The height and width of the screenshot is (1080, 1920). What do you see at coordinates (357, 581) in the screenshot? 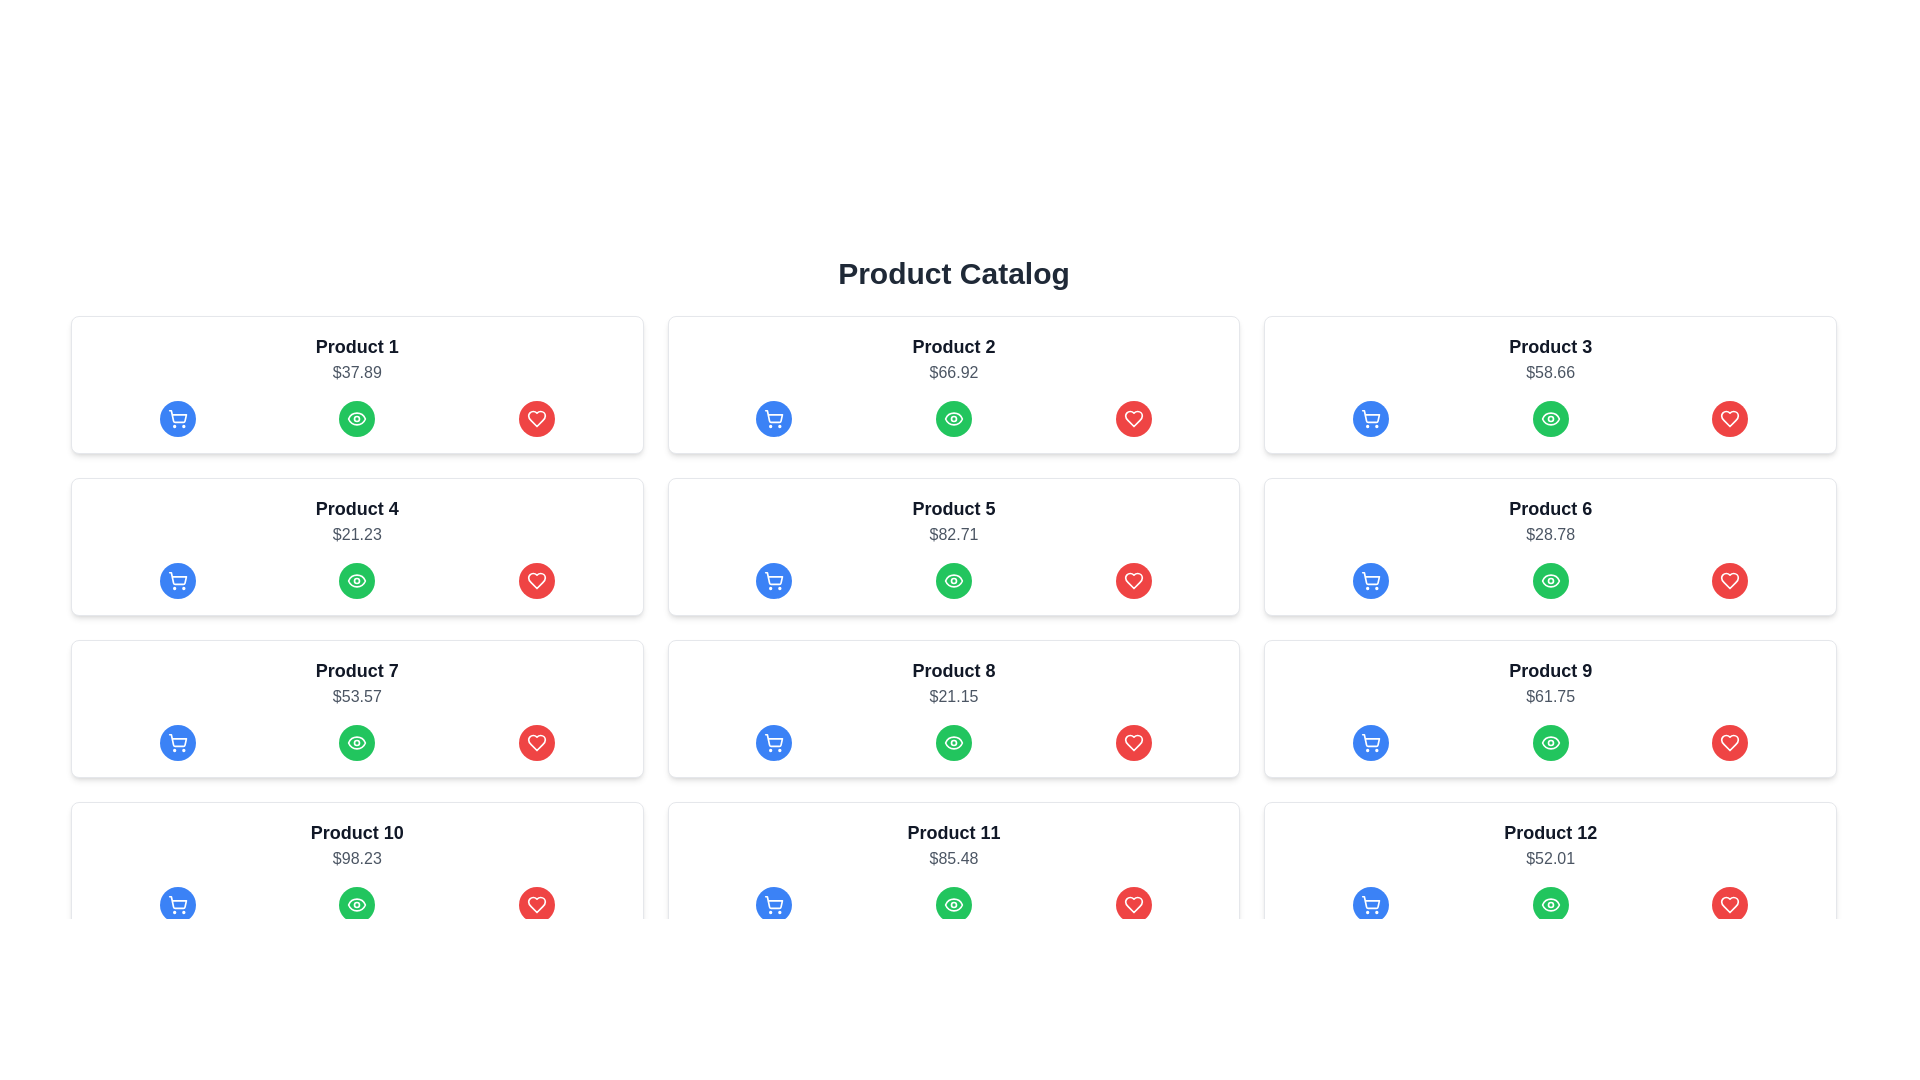
I see `the 'view details' button located in the middle of a group of three buttons below the pricing information for 'Product 4' in the second row of the product grid` at bounding box center [357, 581].